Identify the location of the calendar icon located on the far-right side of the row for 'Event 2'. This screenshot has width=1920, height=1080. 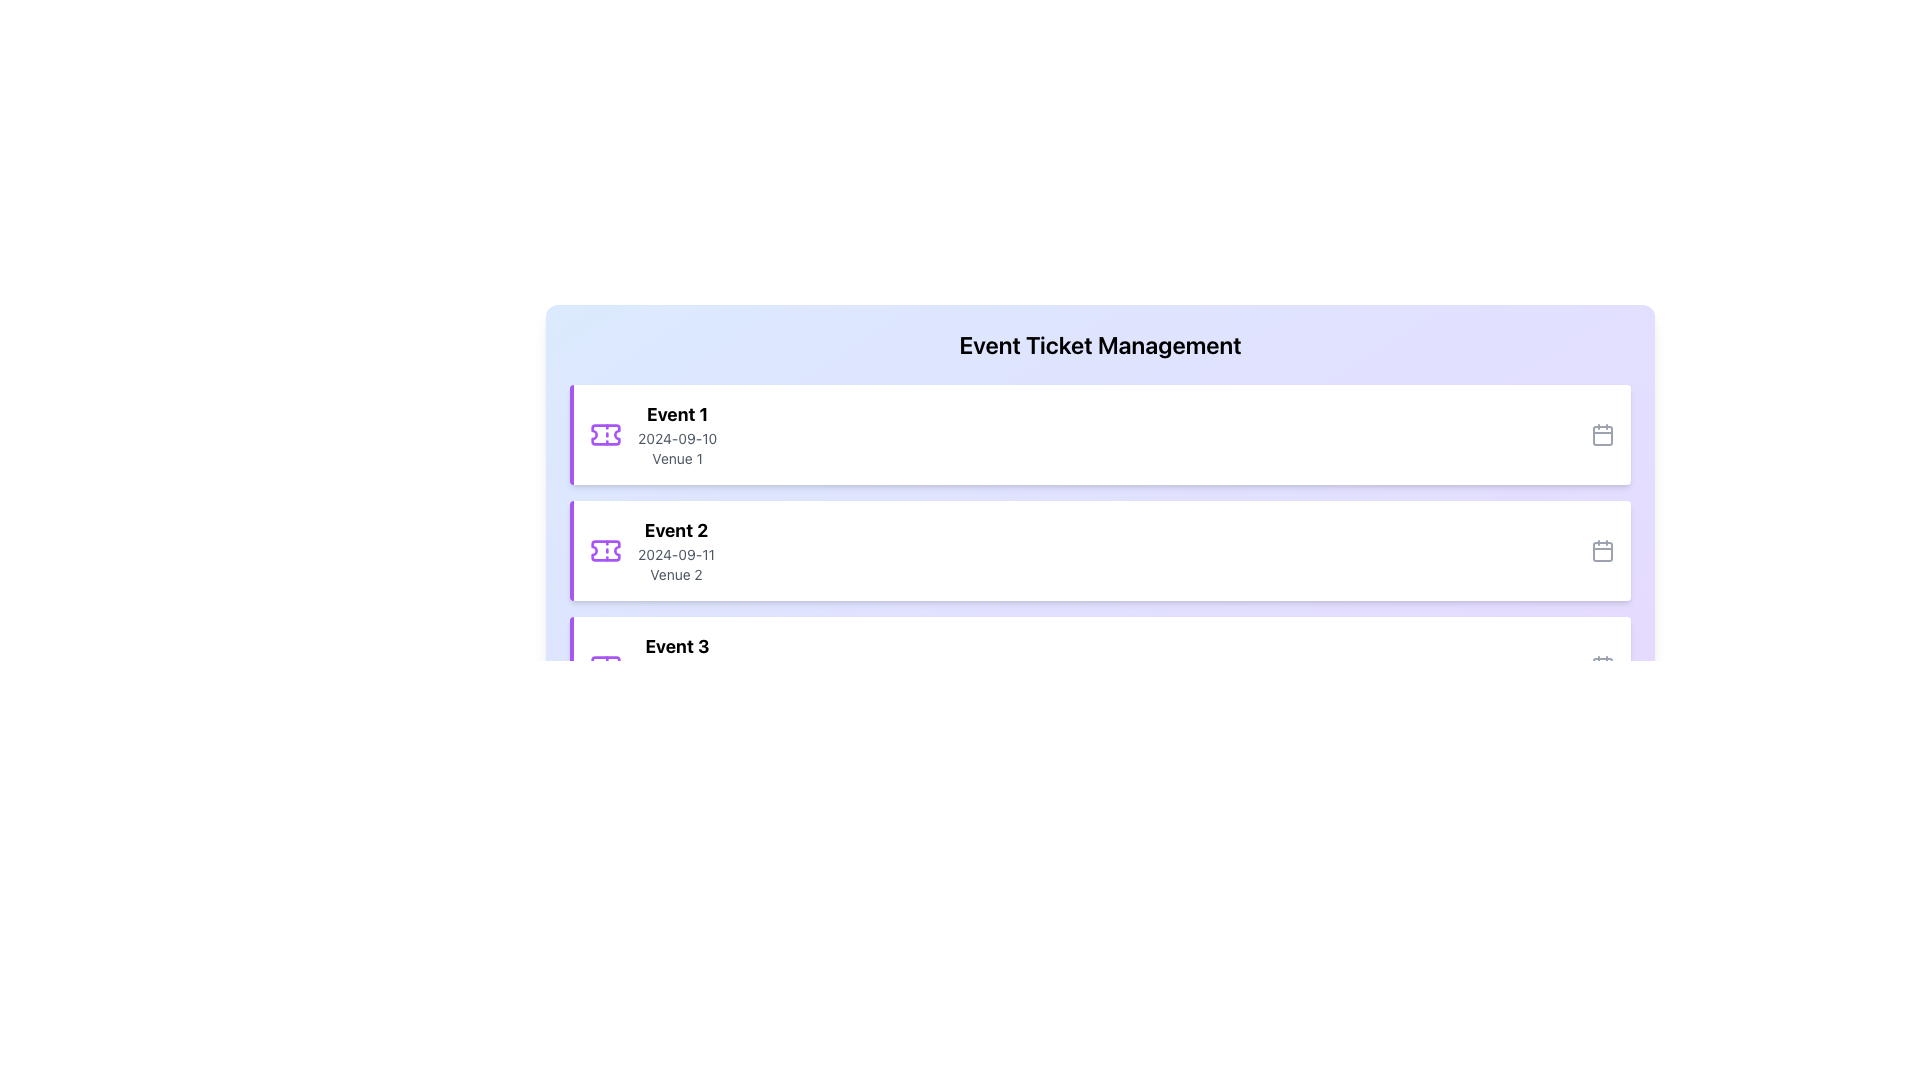
(1603, 551).